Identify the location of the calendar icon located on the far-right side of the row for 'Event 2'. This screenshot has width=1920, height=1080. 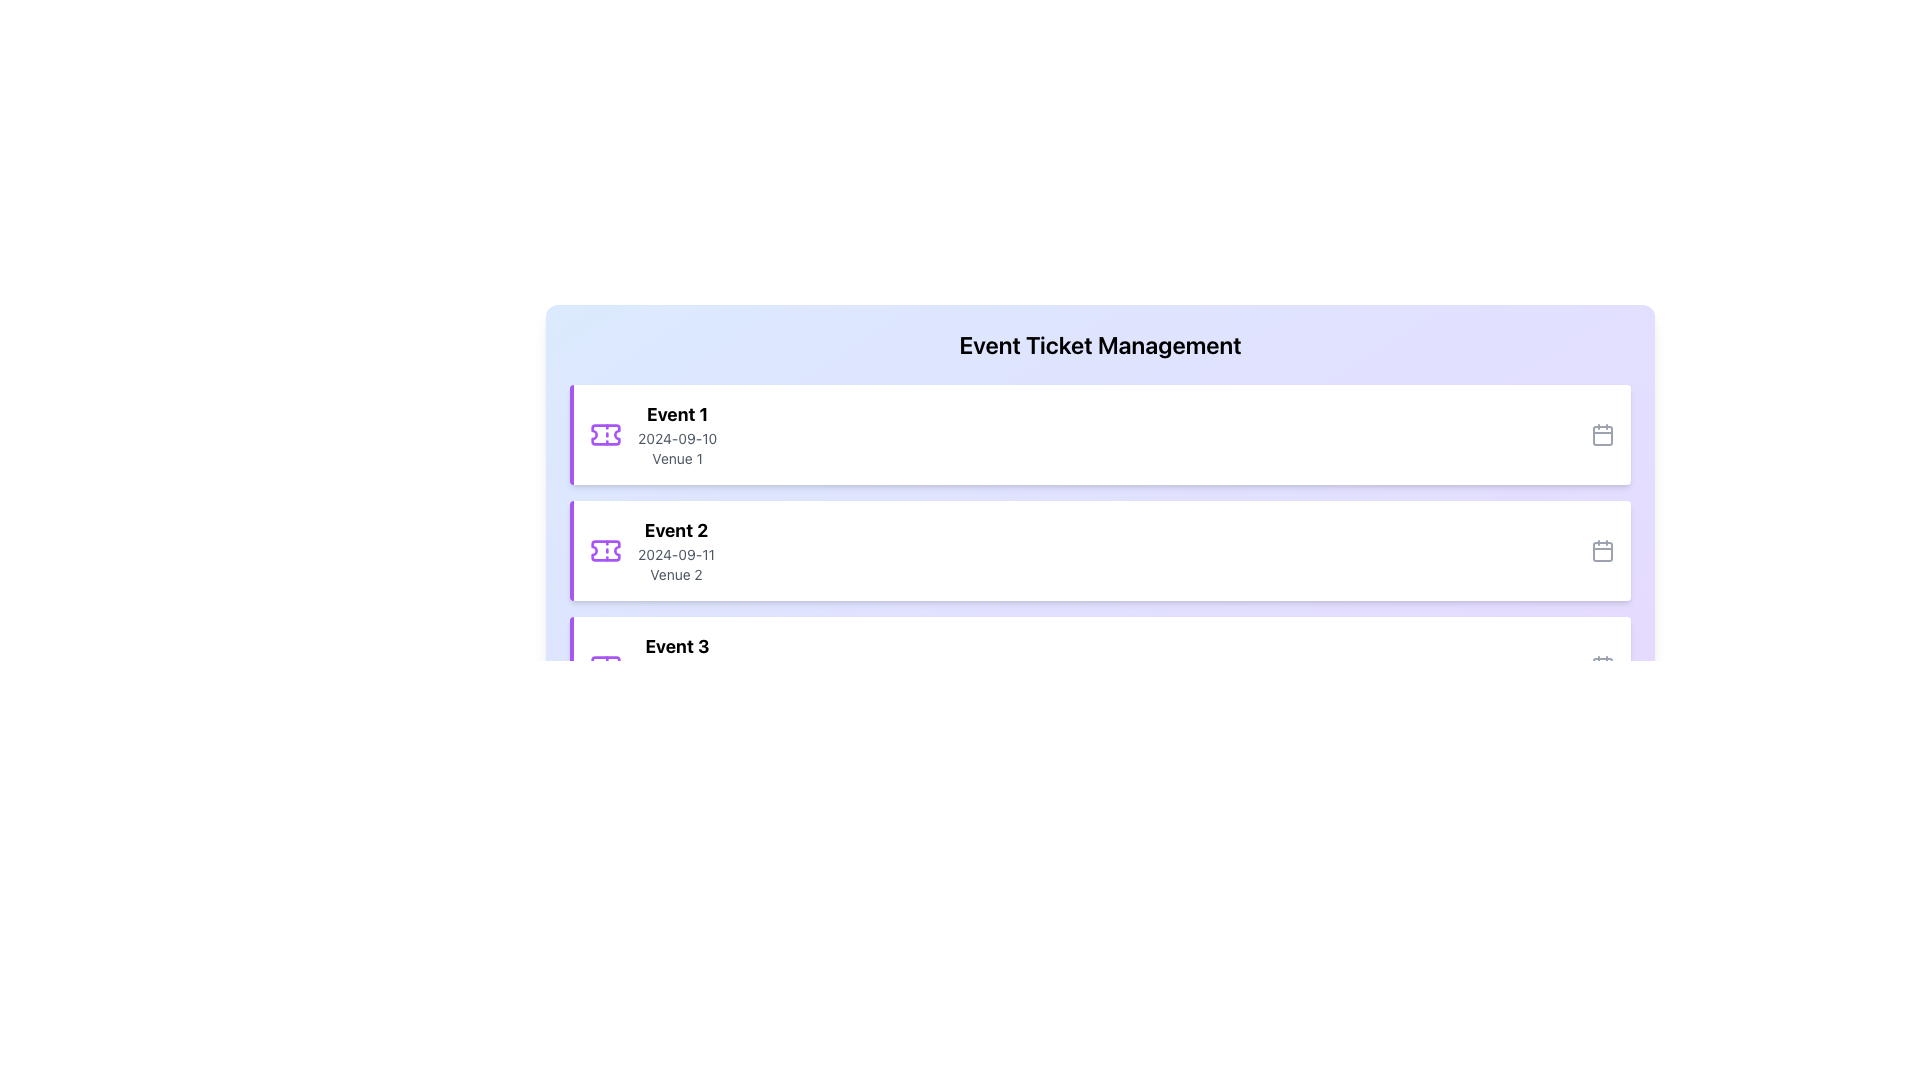
(1603, 551).